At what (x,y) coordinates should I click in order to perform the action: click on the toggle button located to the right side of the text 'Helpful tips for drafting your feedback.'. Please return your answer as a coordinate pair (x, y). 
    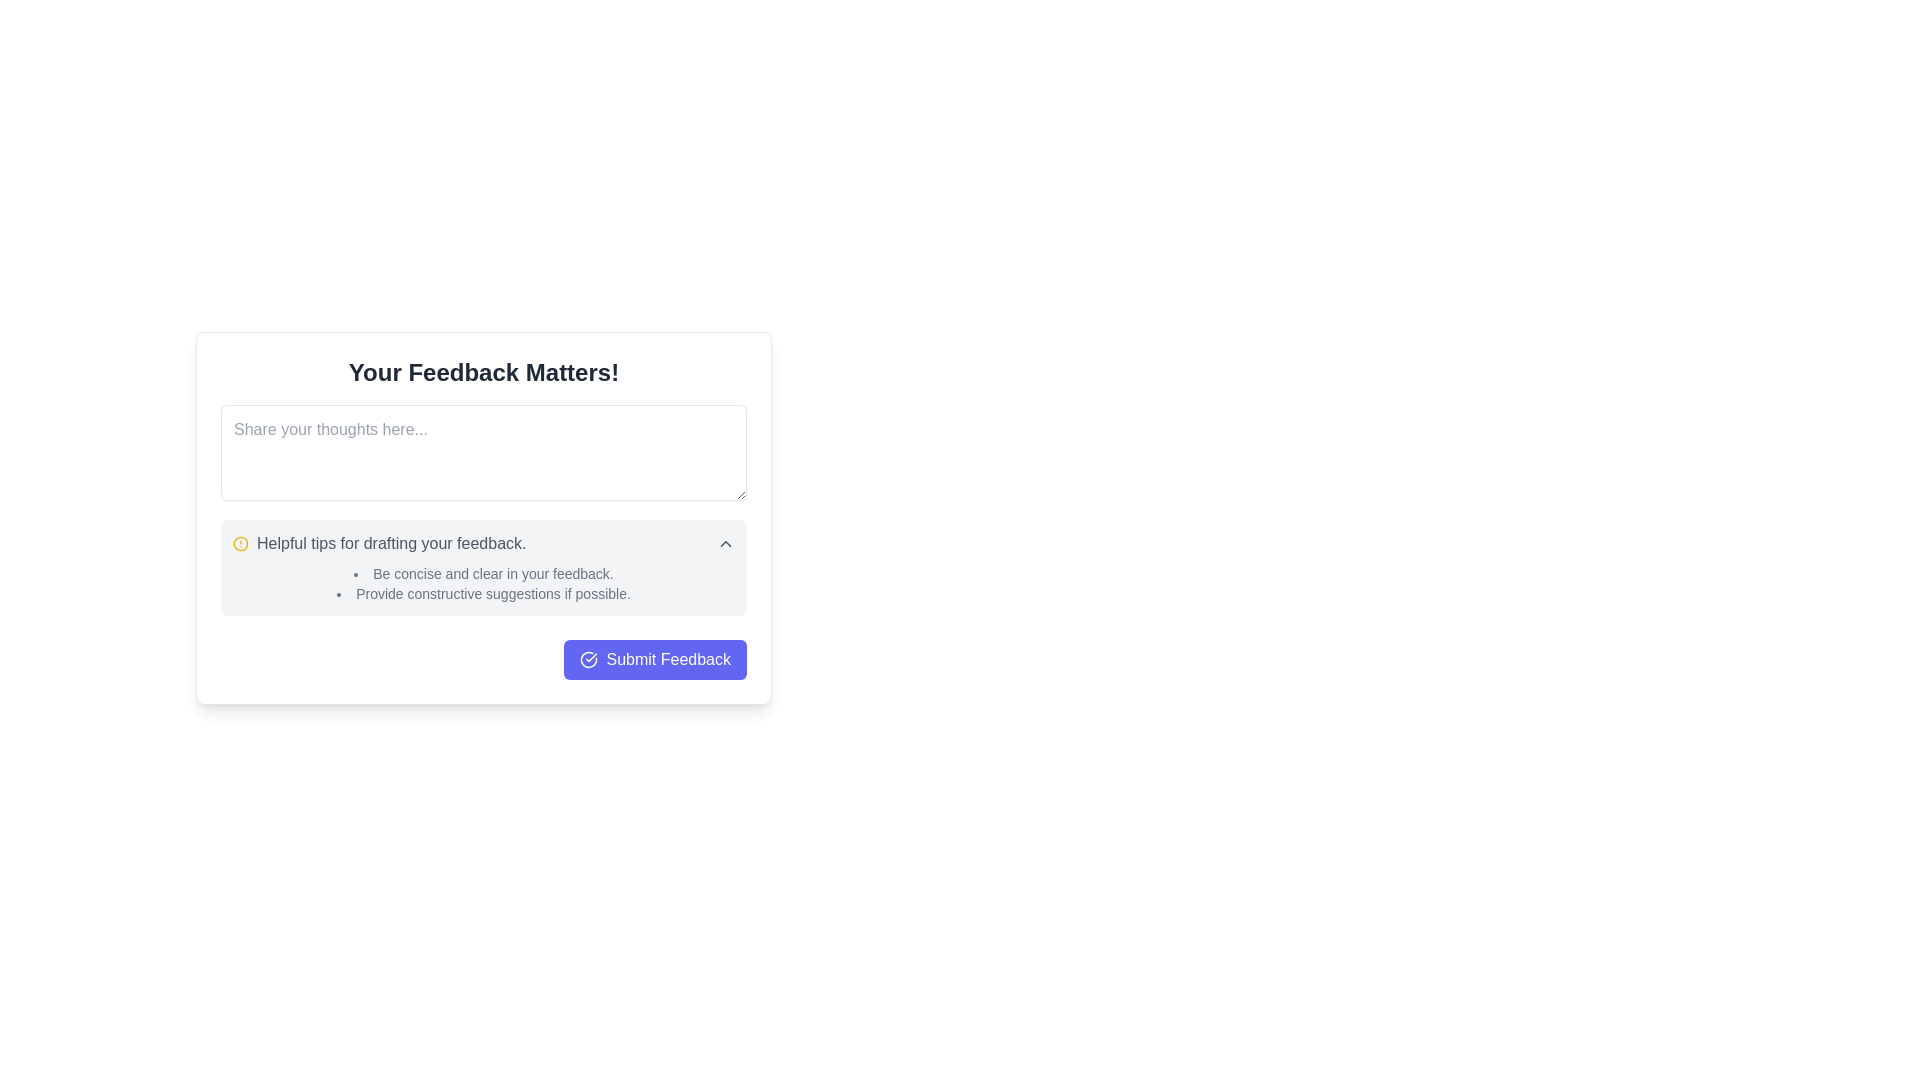
    Looking at the image, I should click on (724, 543).